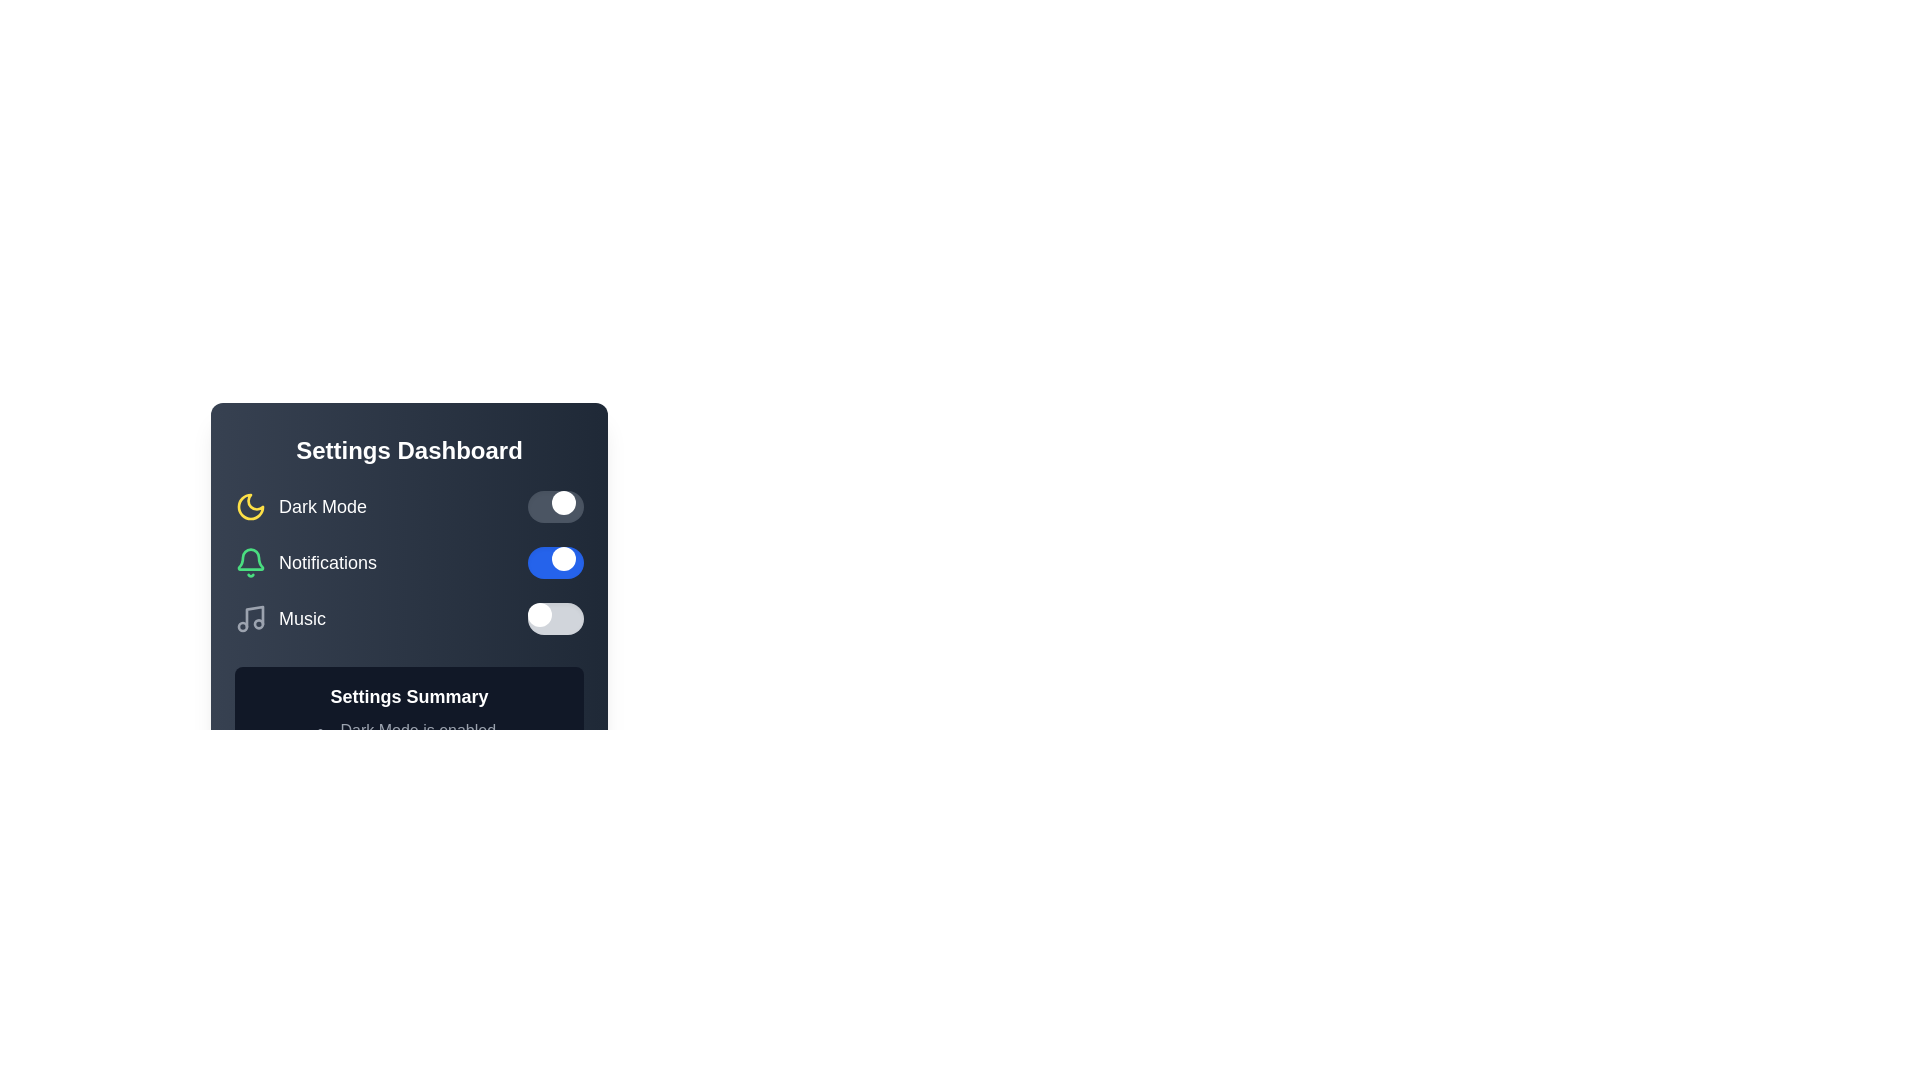  What do you see at coordinates (279, 617) in the screenshot?
I see `the 'Music' text label which includes a musical note icon to associate the icon with the text` at bounding box center [279, 617].